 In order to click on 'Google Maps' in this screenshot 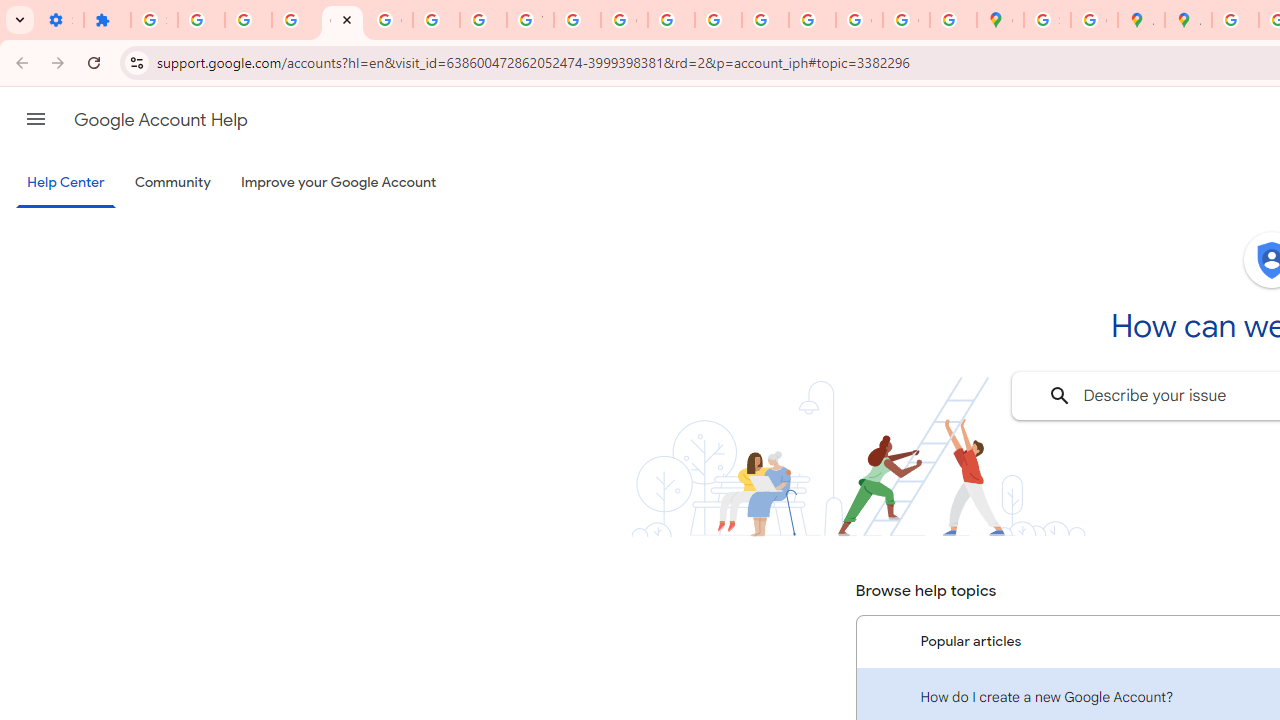, I will do `click(1000, 20)`.